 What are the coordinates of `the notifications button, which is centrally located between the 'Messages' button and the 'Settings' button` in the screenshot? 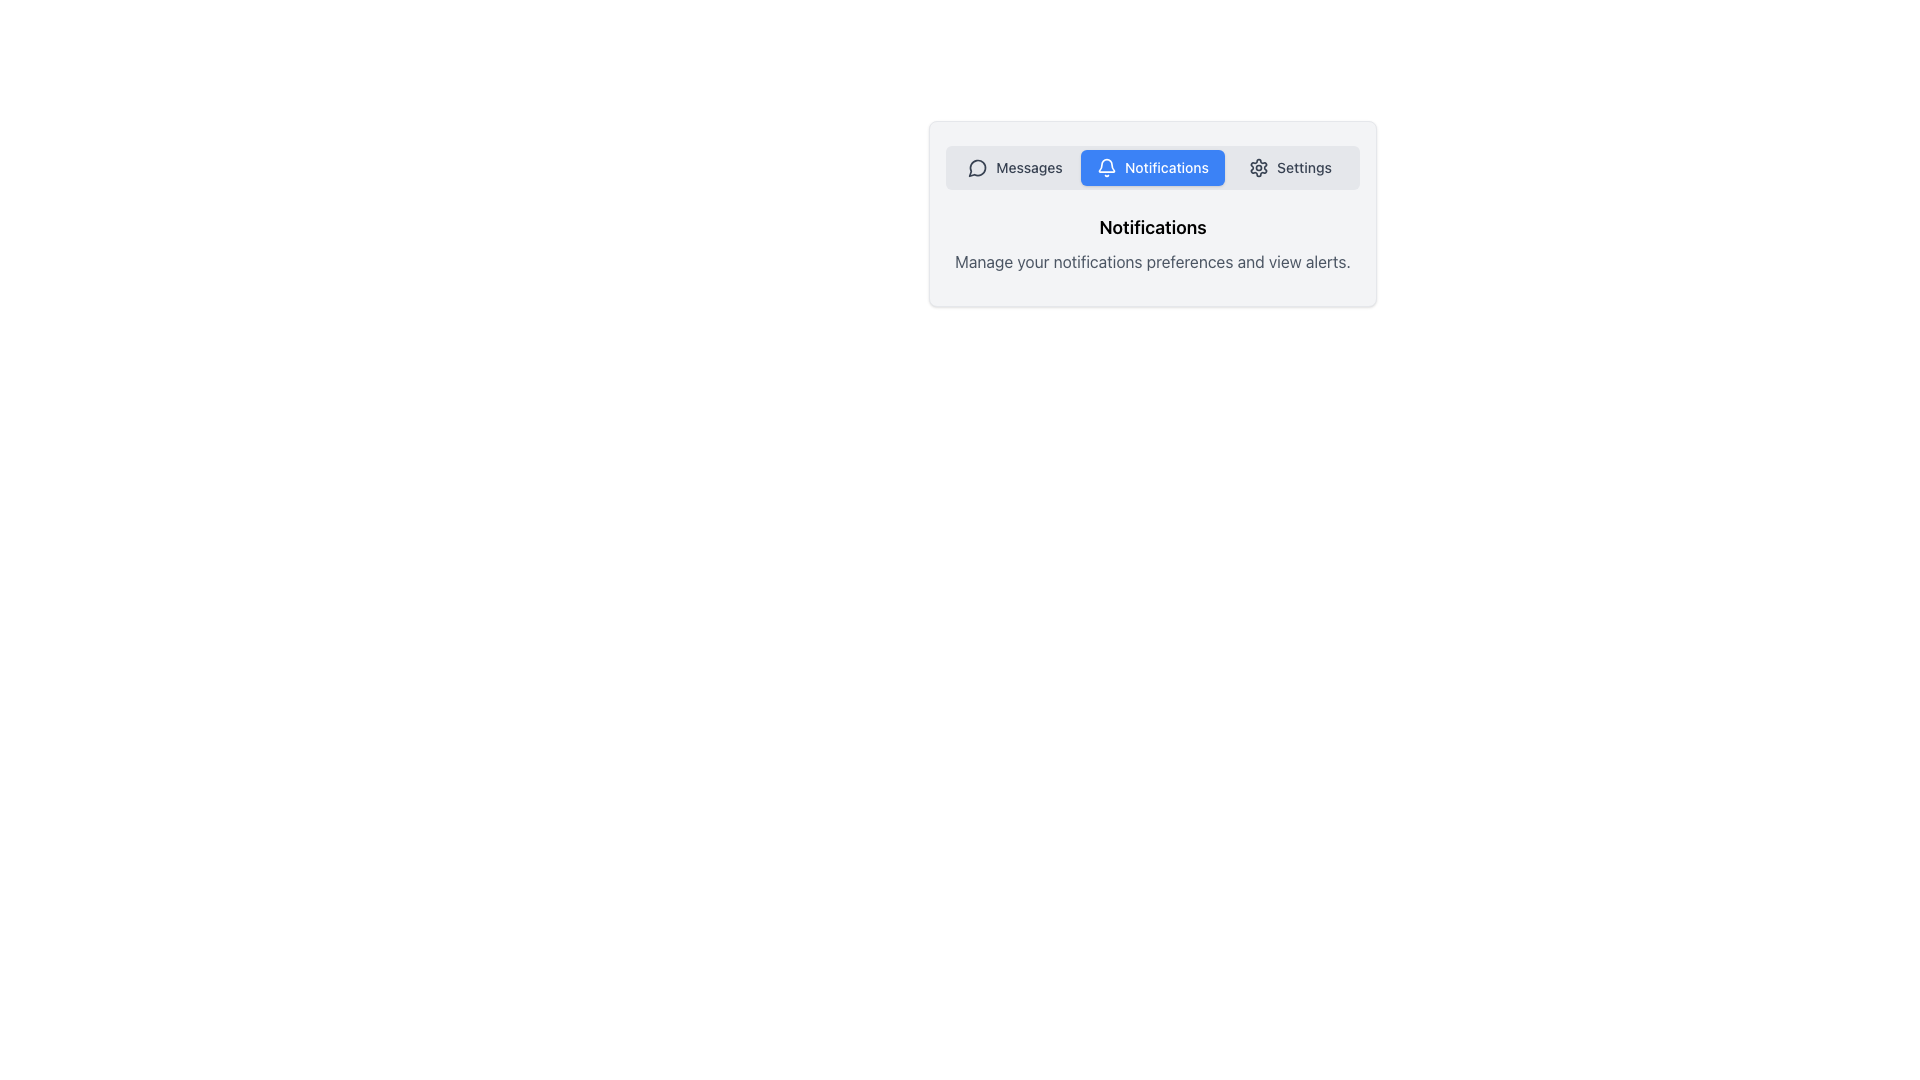 It's located at (1152, 167).